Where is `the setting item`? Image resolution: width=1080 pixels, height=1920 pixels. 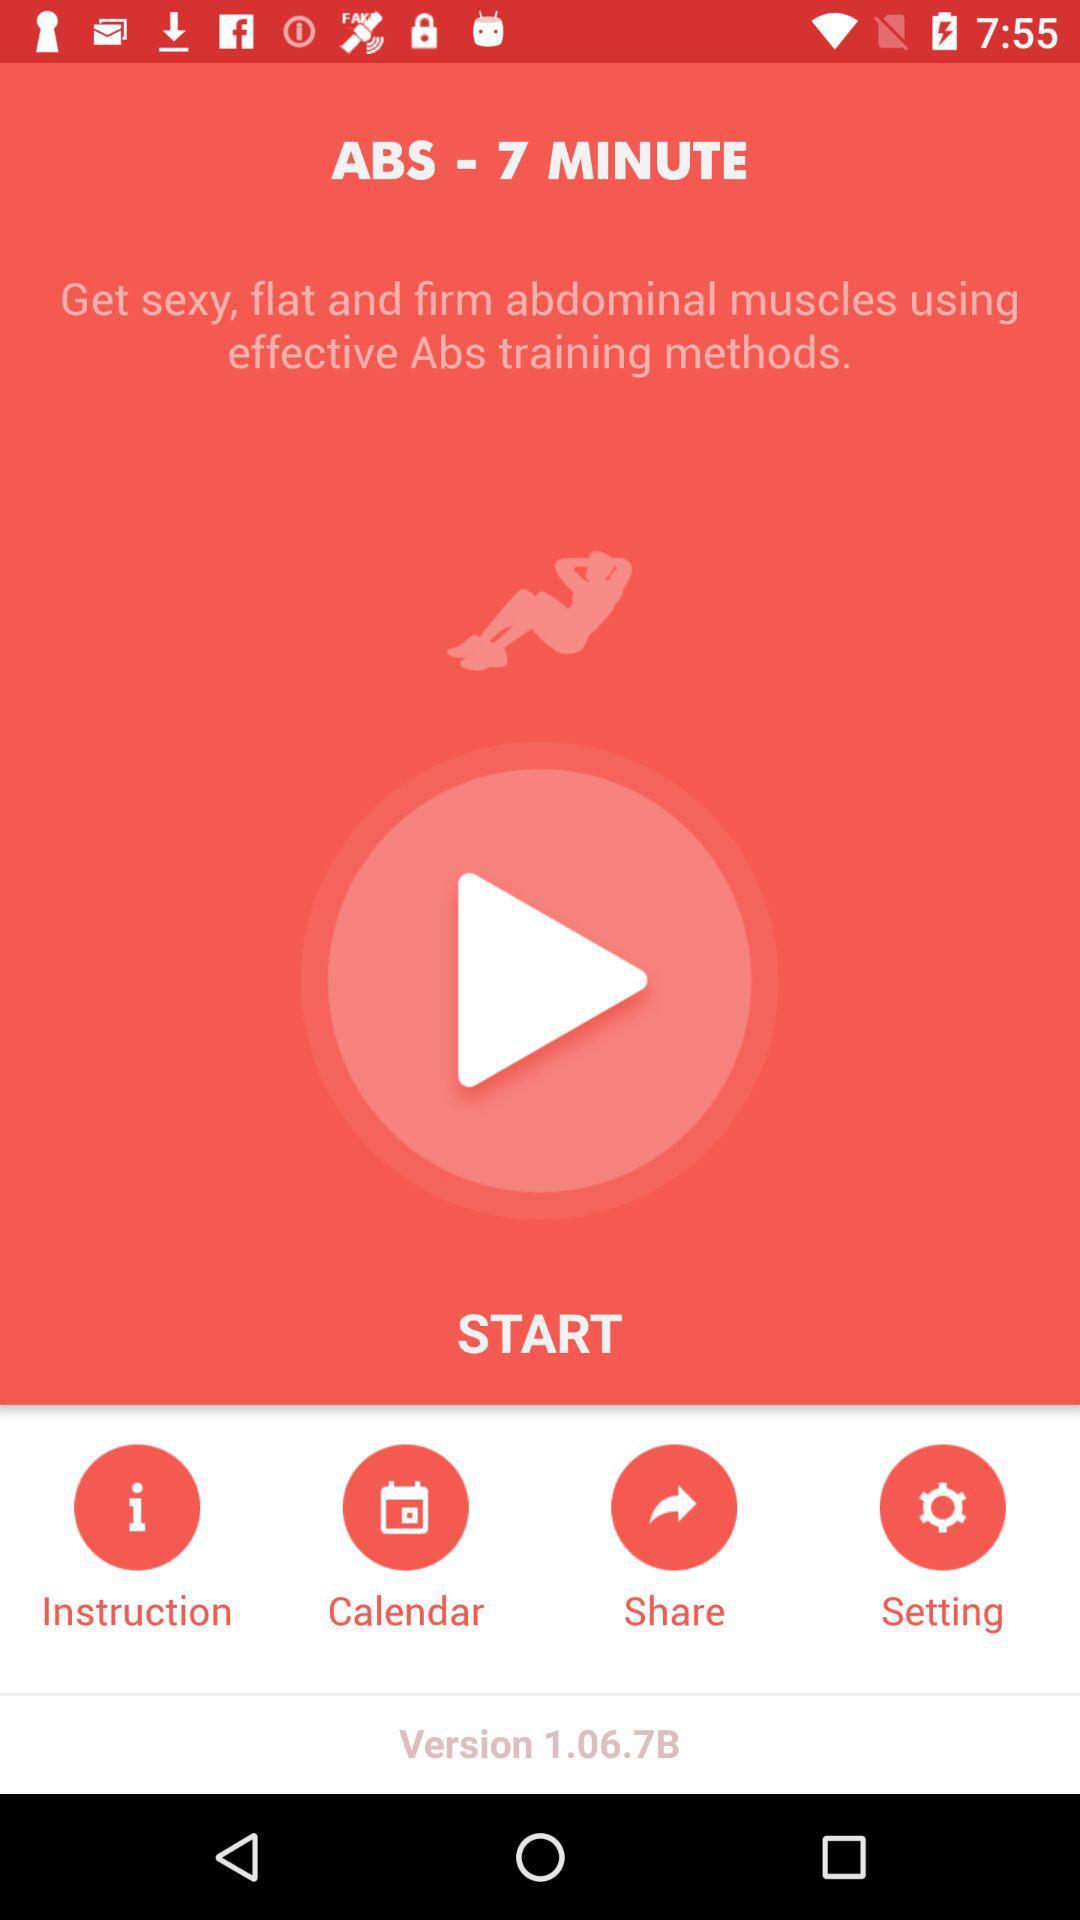
the setting item is located at coordinates (942, 1539).